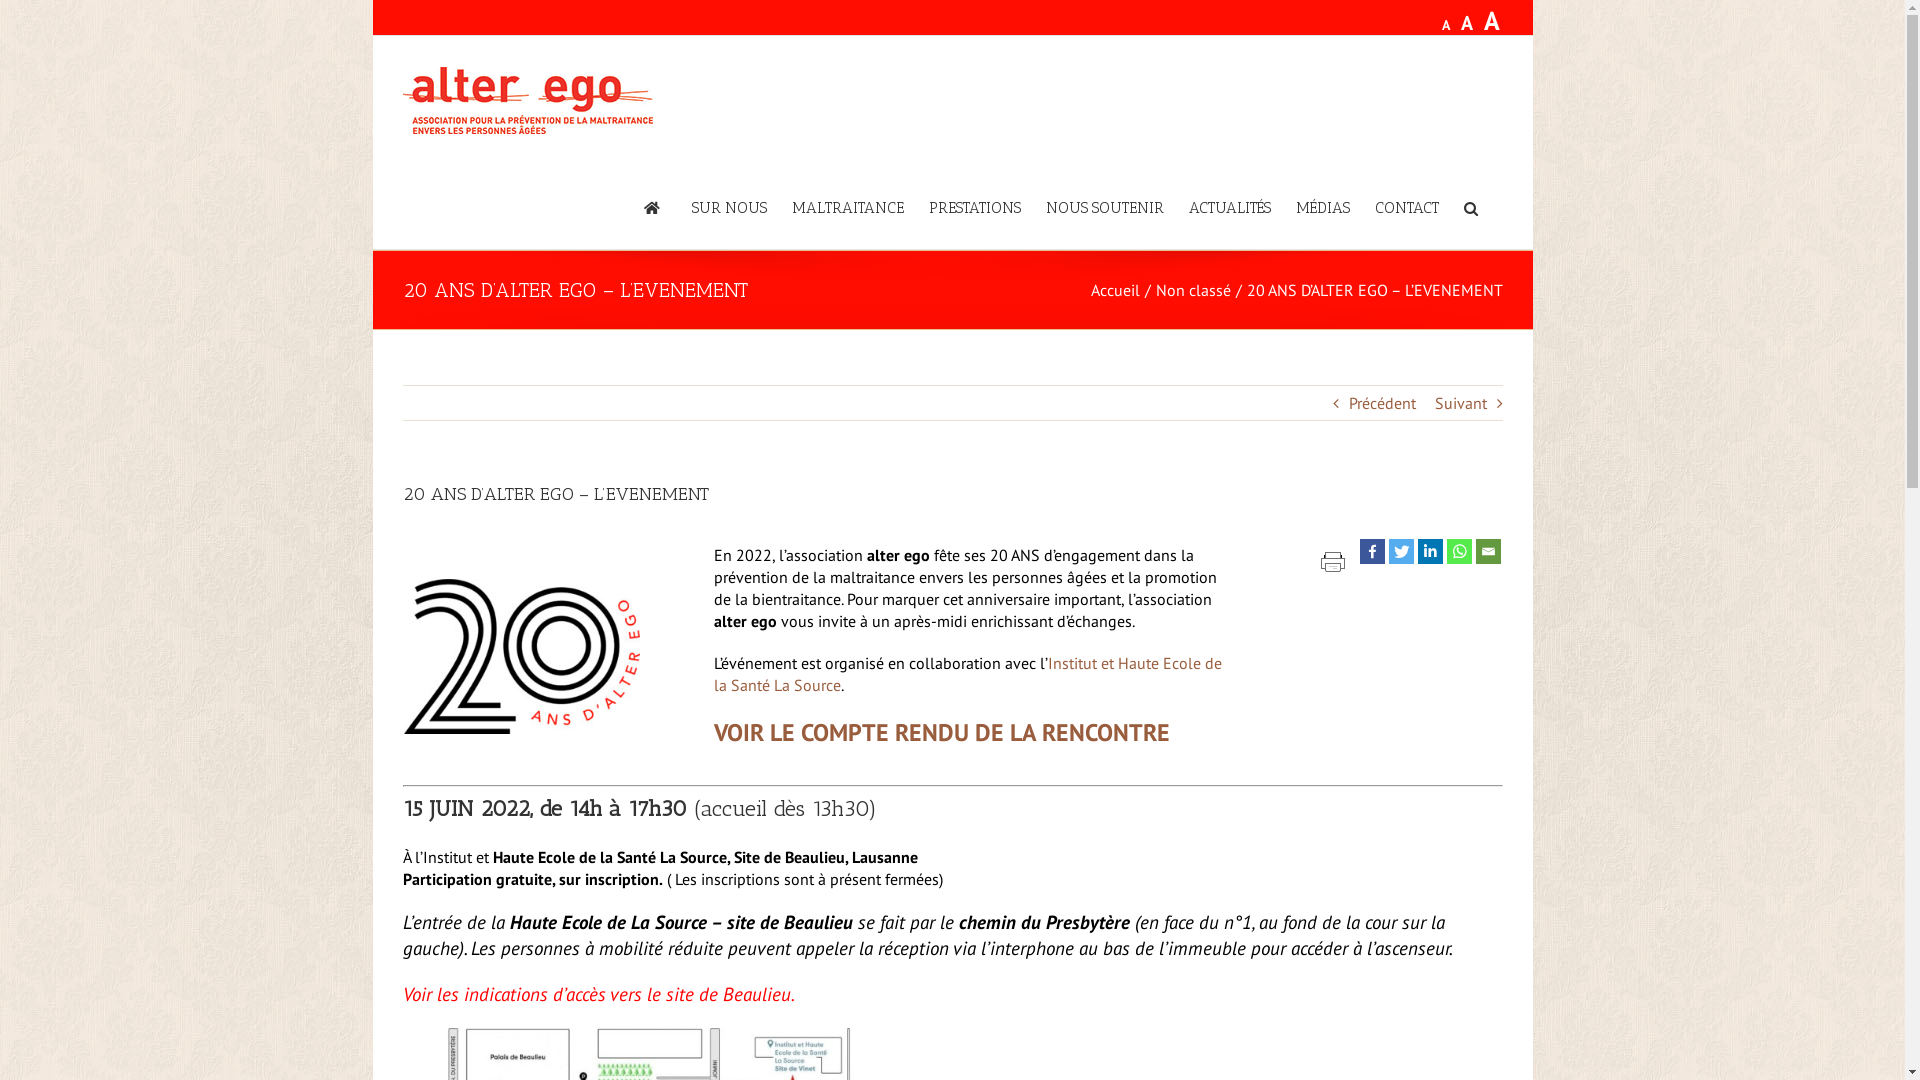  I want to click on 'Email', so click(1488, 551).